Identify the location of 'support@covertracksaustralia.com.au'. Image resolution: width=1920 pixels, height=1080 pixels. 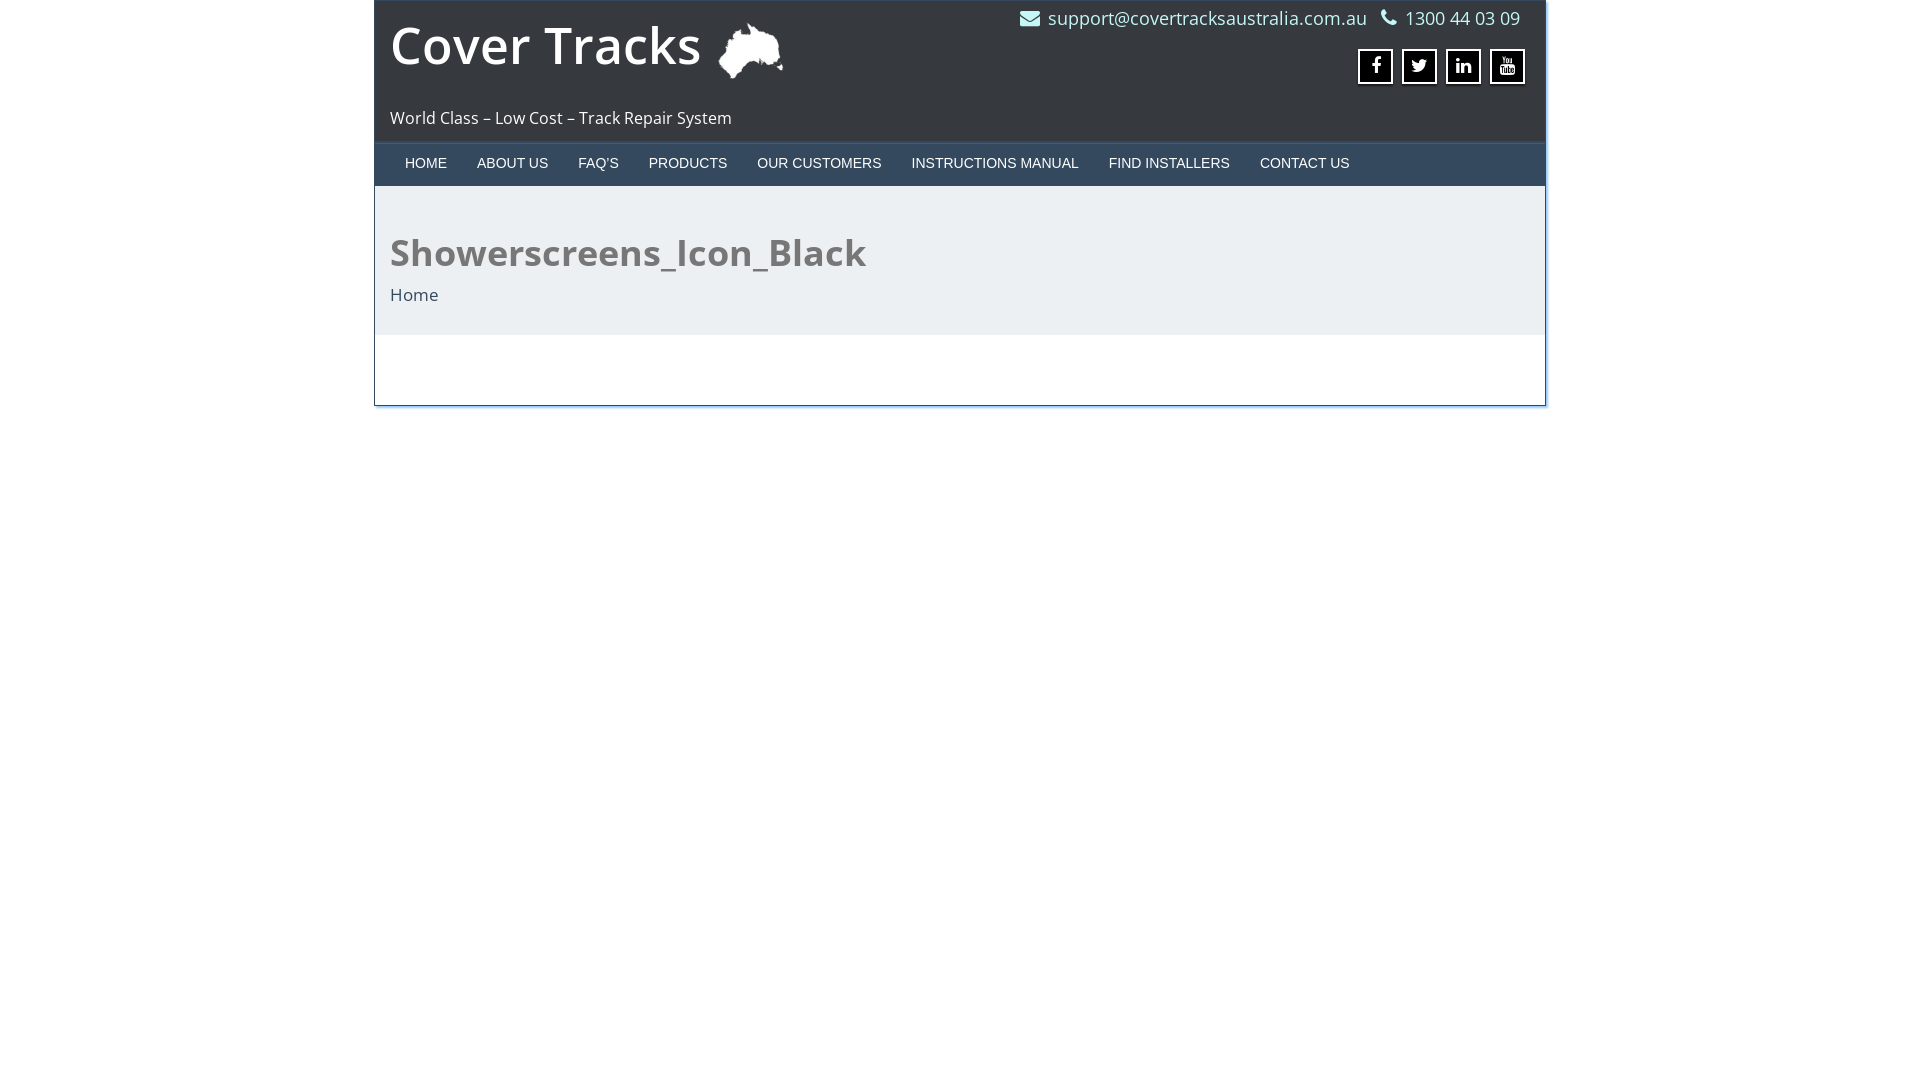
(1206, 18).